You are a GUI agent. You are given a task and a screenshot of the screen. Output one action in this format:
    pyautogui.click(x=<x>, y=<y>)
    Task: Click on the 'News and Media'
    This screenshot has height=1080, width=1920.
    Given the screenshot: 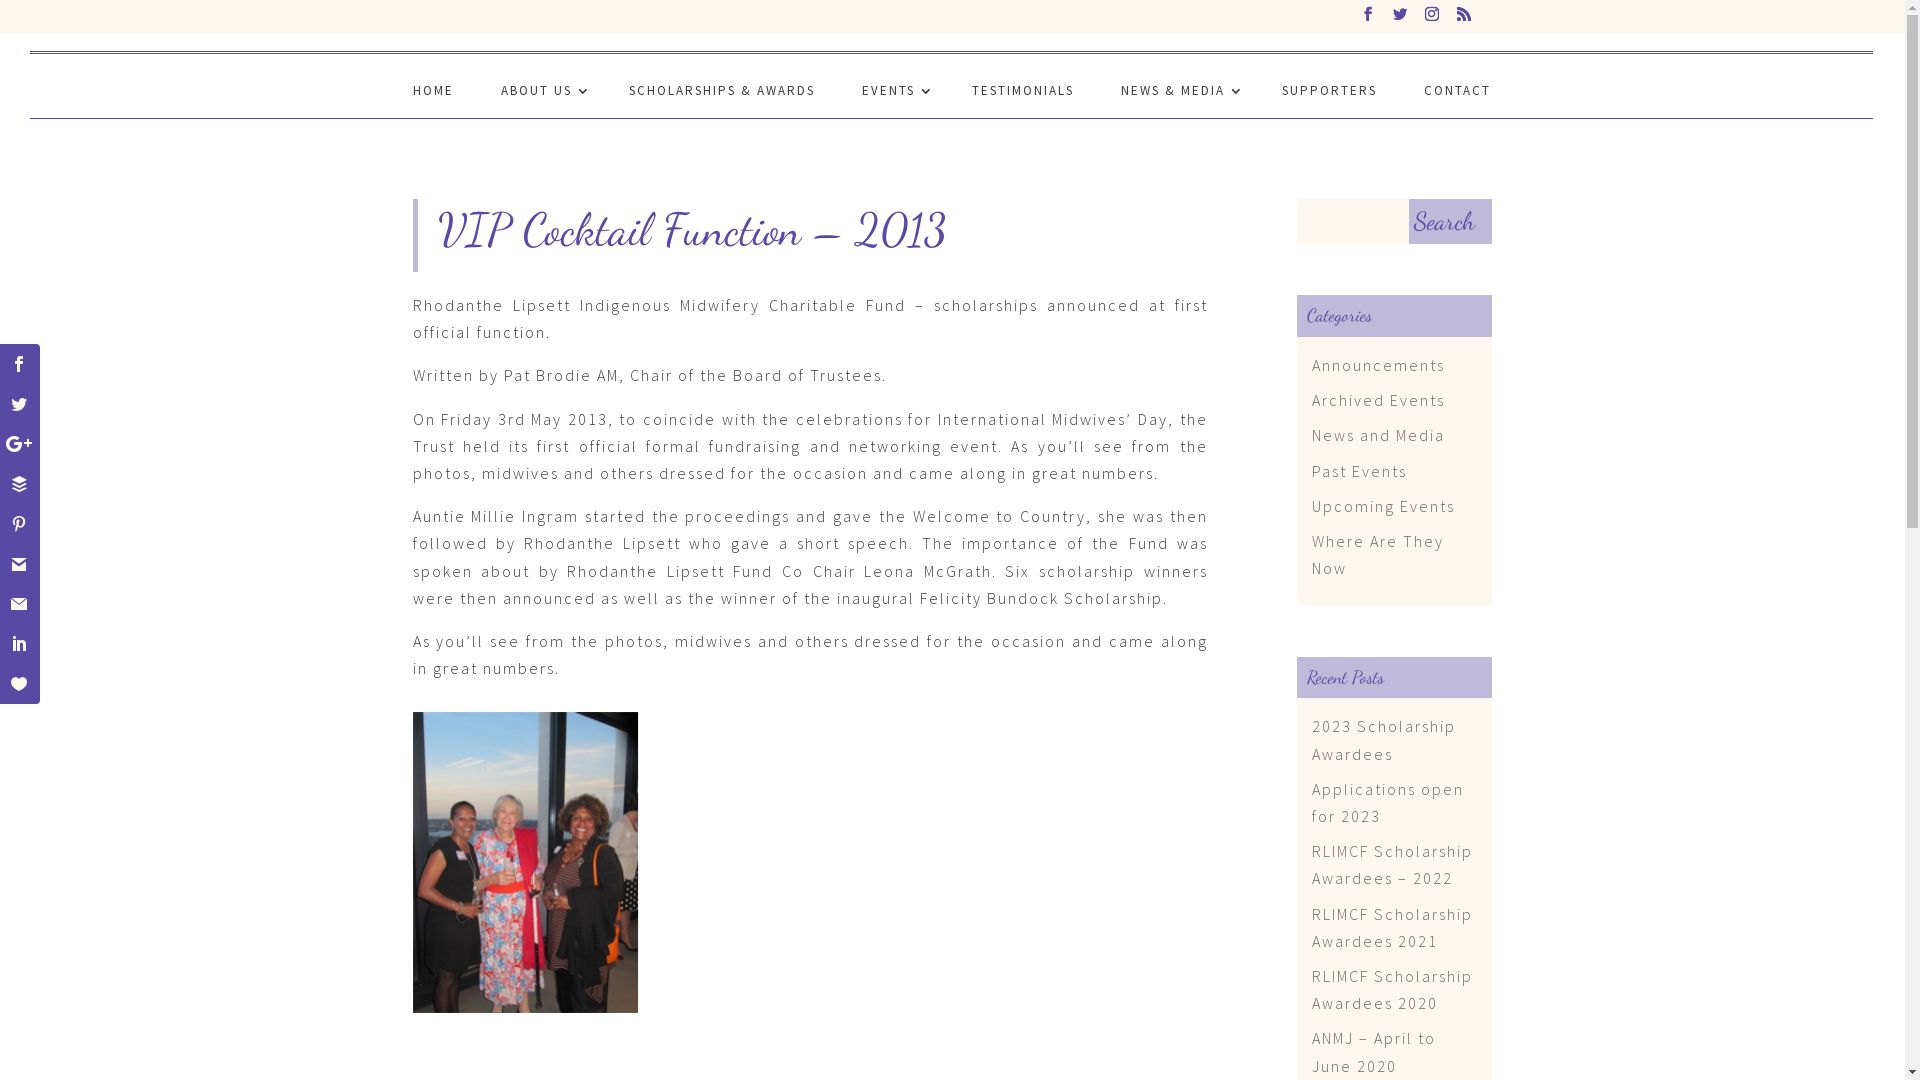 What is the action you would take?
    pyautogui.click(x=1377, y=434)
    